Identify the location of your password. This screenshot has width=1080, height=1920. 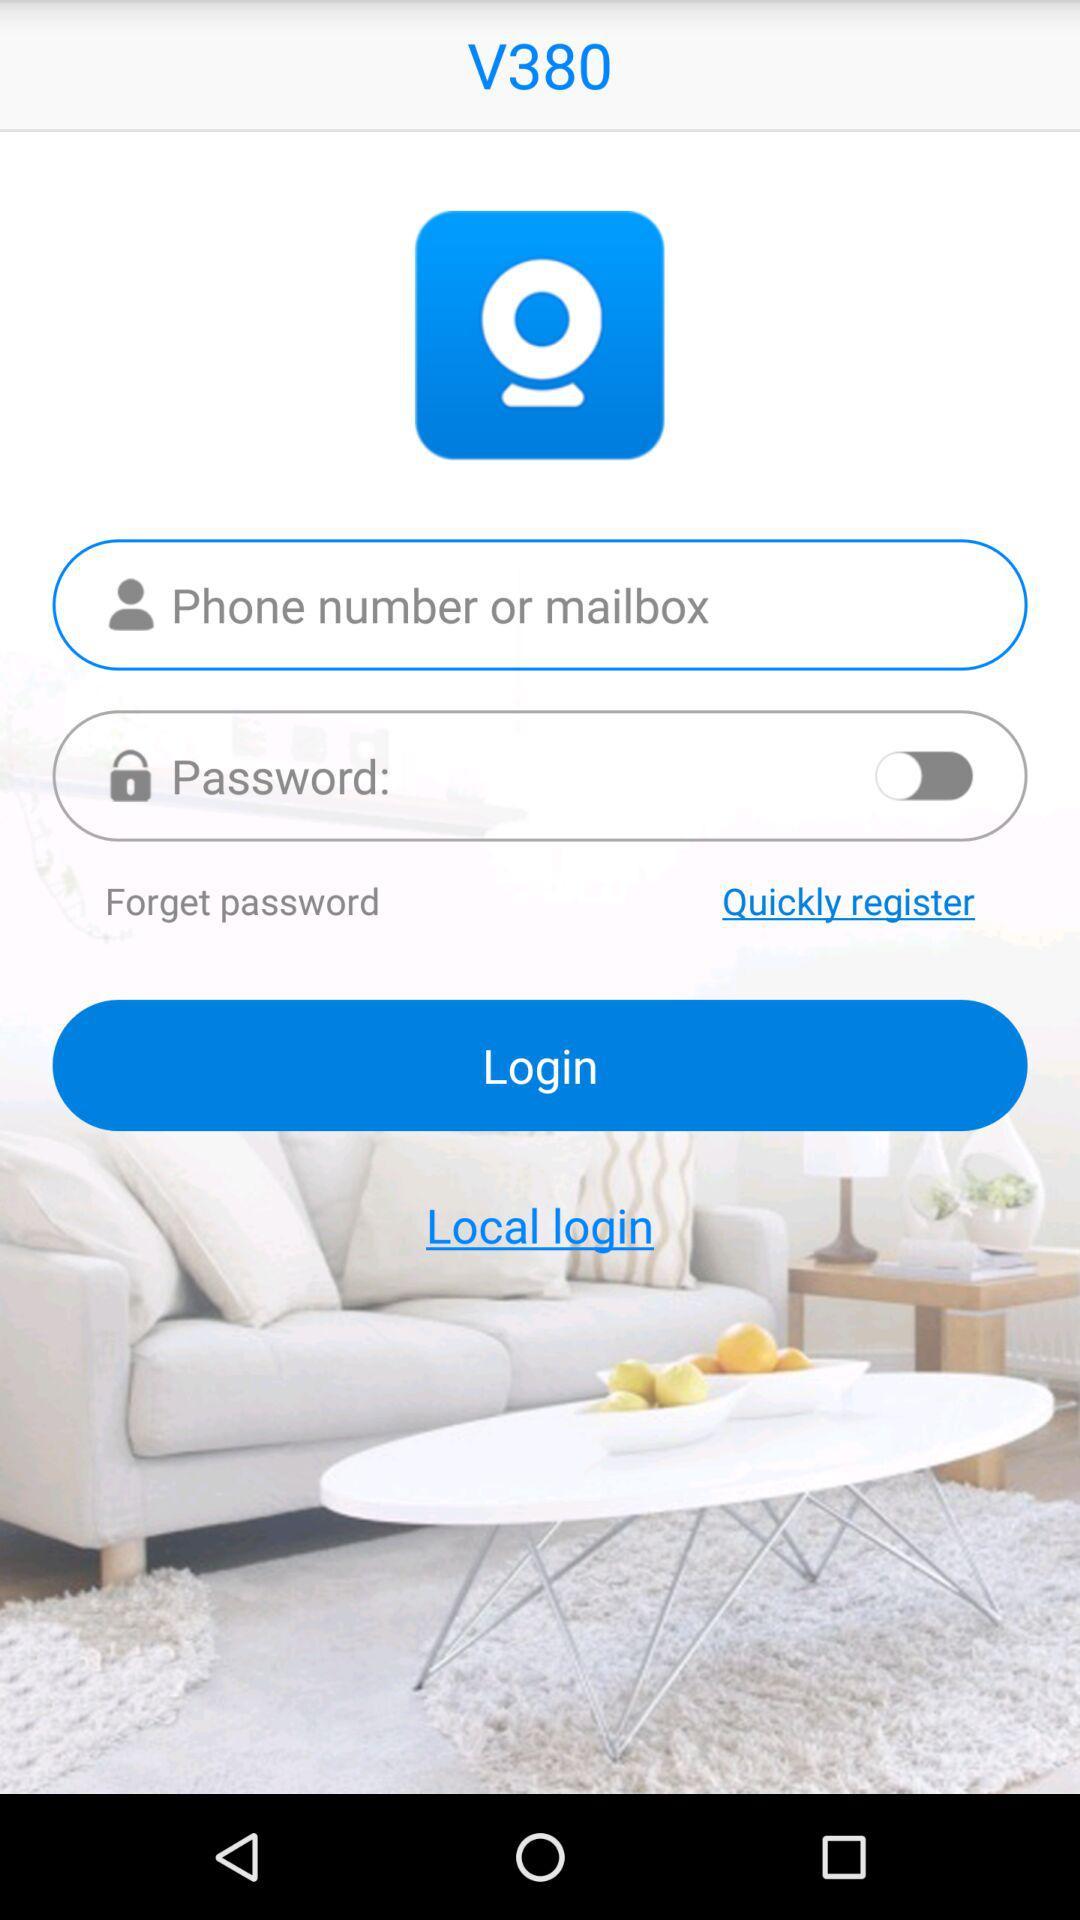
(540, 774).